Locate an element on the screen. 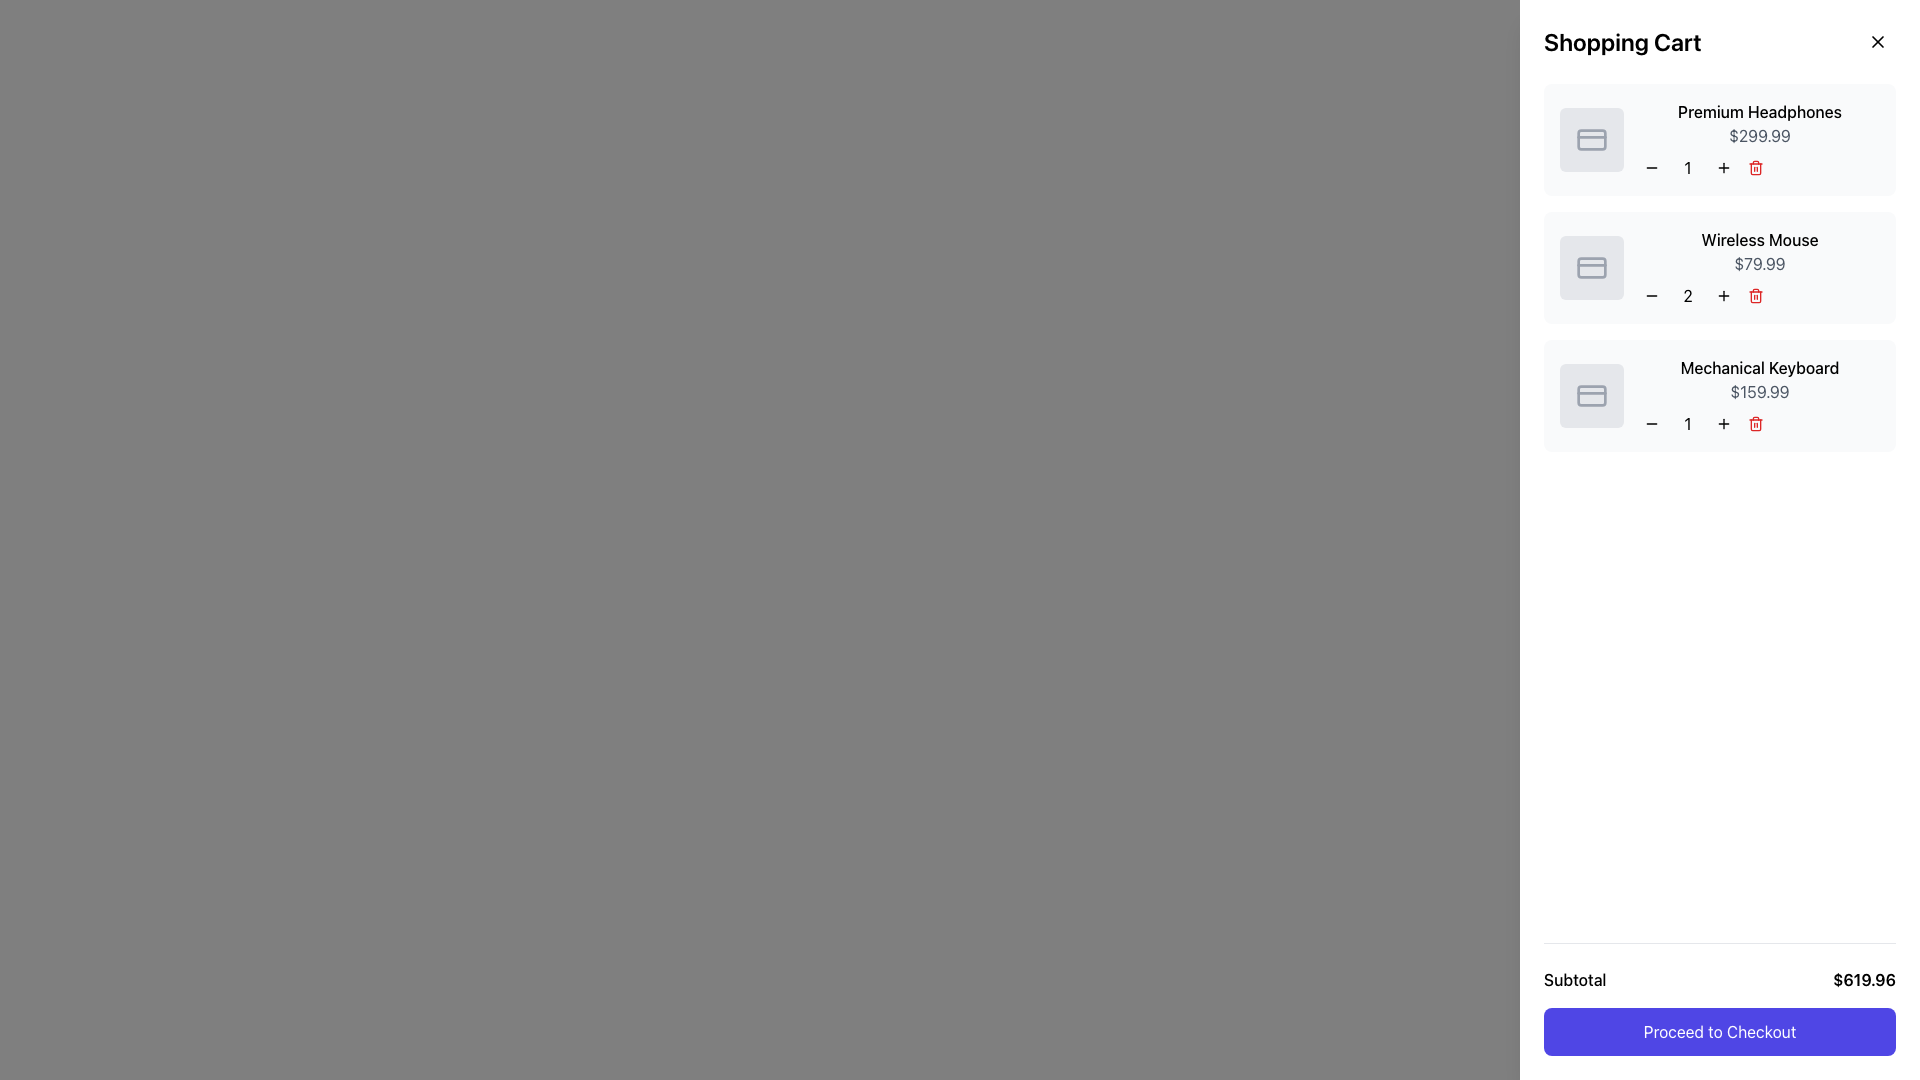 The height and width of the screenshot is (1080, 1920). the main rectangular body of the credit card icon in the shopping cart interface, located adjacent to the 'Mechanical Keyboard' item is located at coordinates (1591, 396).